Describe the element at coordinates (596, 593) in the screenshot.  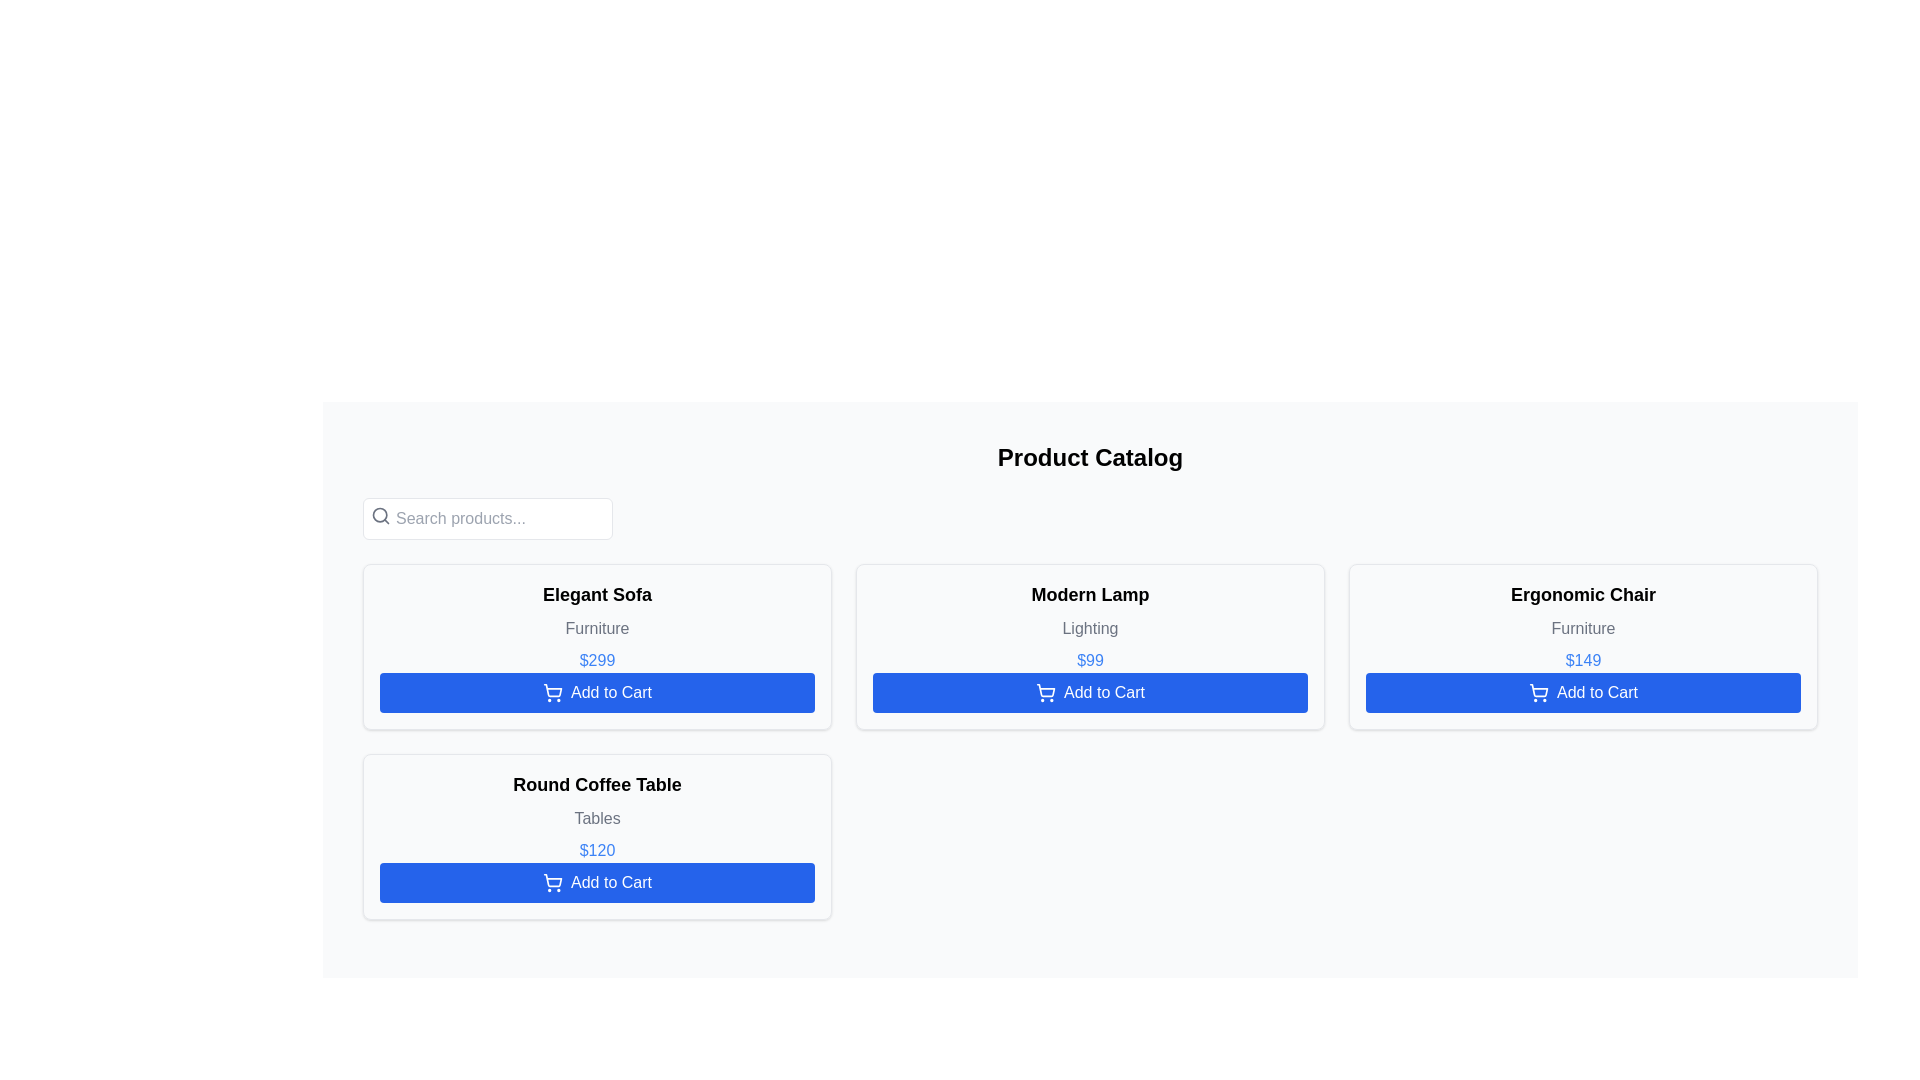
I see `the label displaying the product name 'Elegant Sofa' located at the upper-left corner of the grid layout` at that location.